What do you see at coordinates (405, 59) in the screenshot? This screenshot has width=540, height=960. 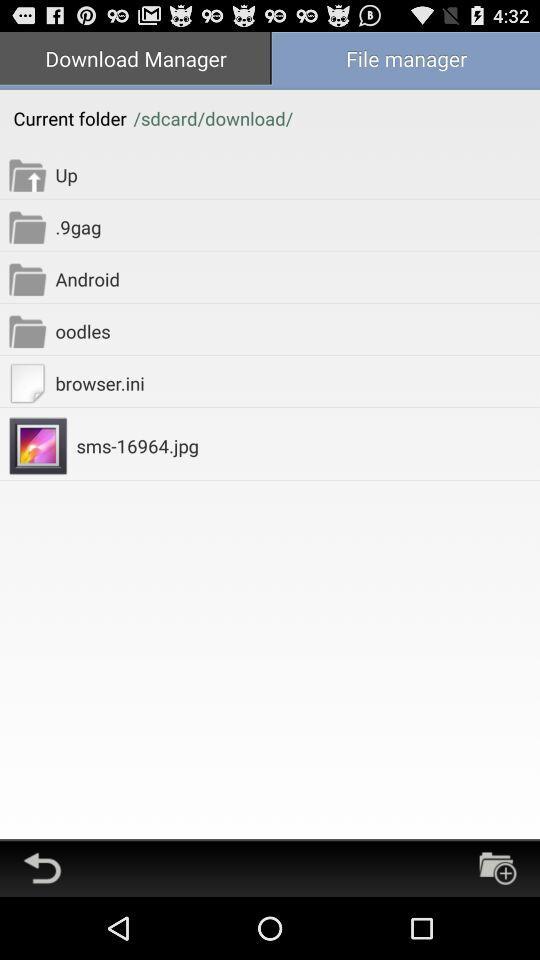 I see `the app next to download manager` at bounding box center [405, 59].